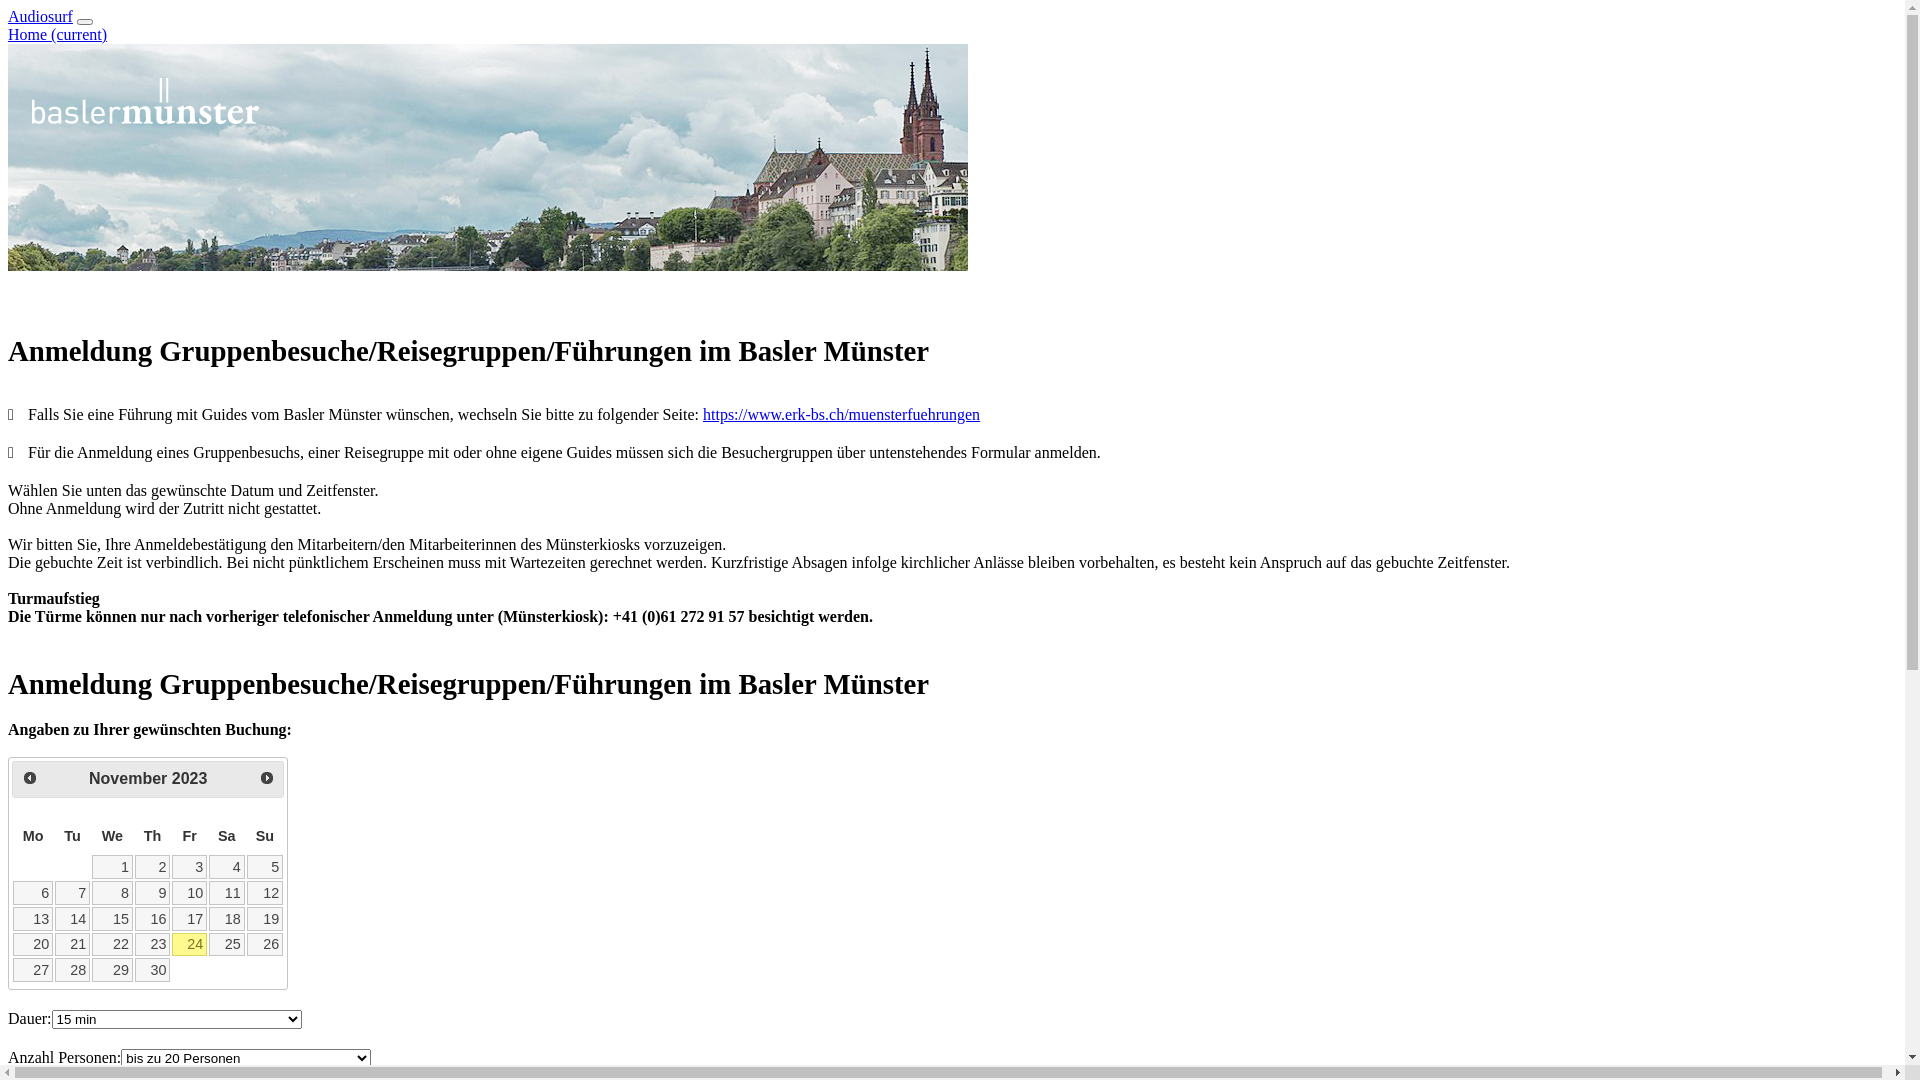 The width and height of the screenshot is (1920, 1080). What do you see at coordinates (841, 414) in the screenshot?
I see `'https://www.erk-bs.ch/muensterfuehrungen'` at bounding box center [841, 414].